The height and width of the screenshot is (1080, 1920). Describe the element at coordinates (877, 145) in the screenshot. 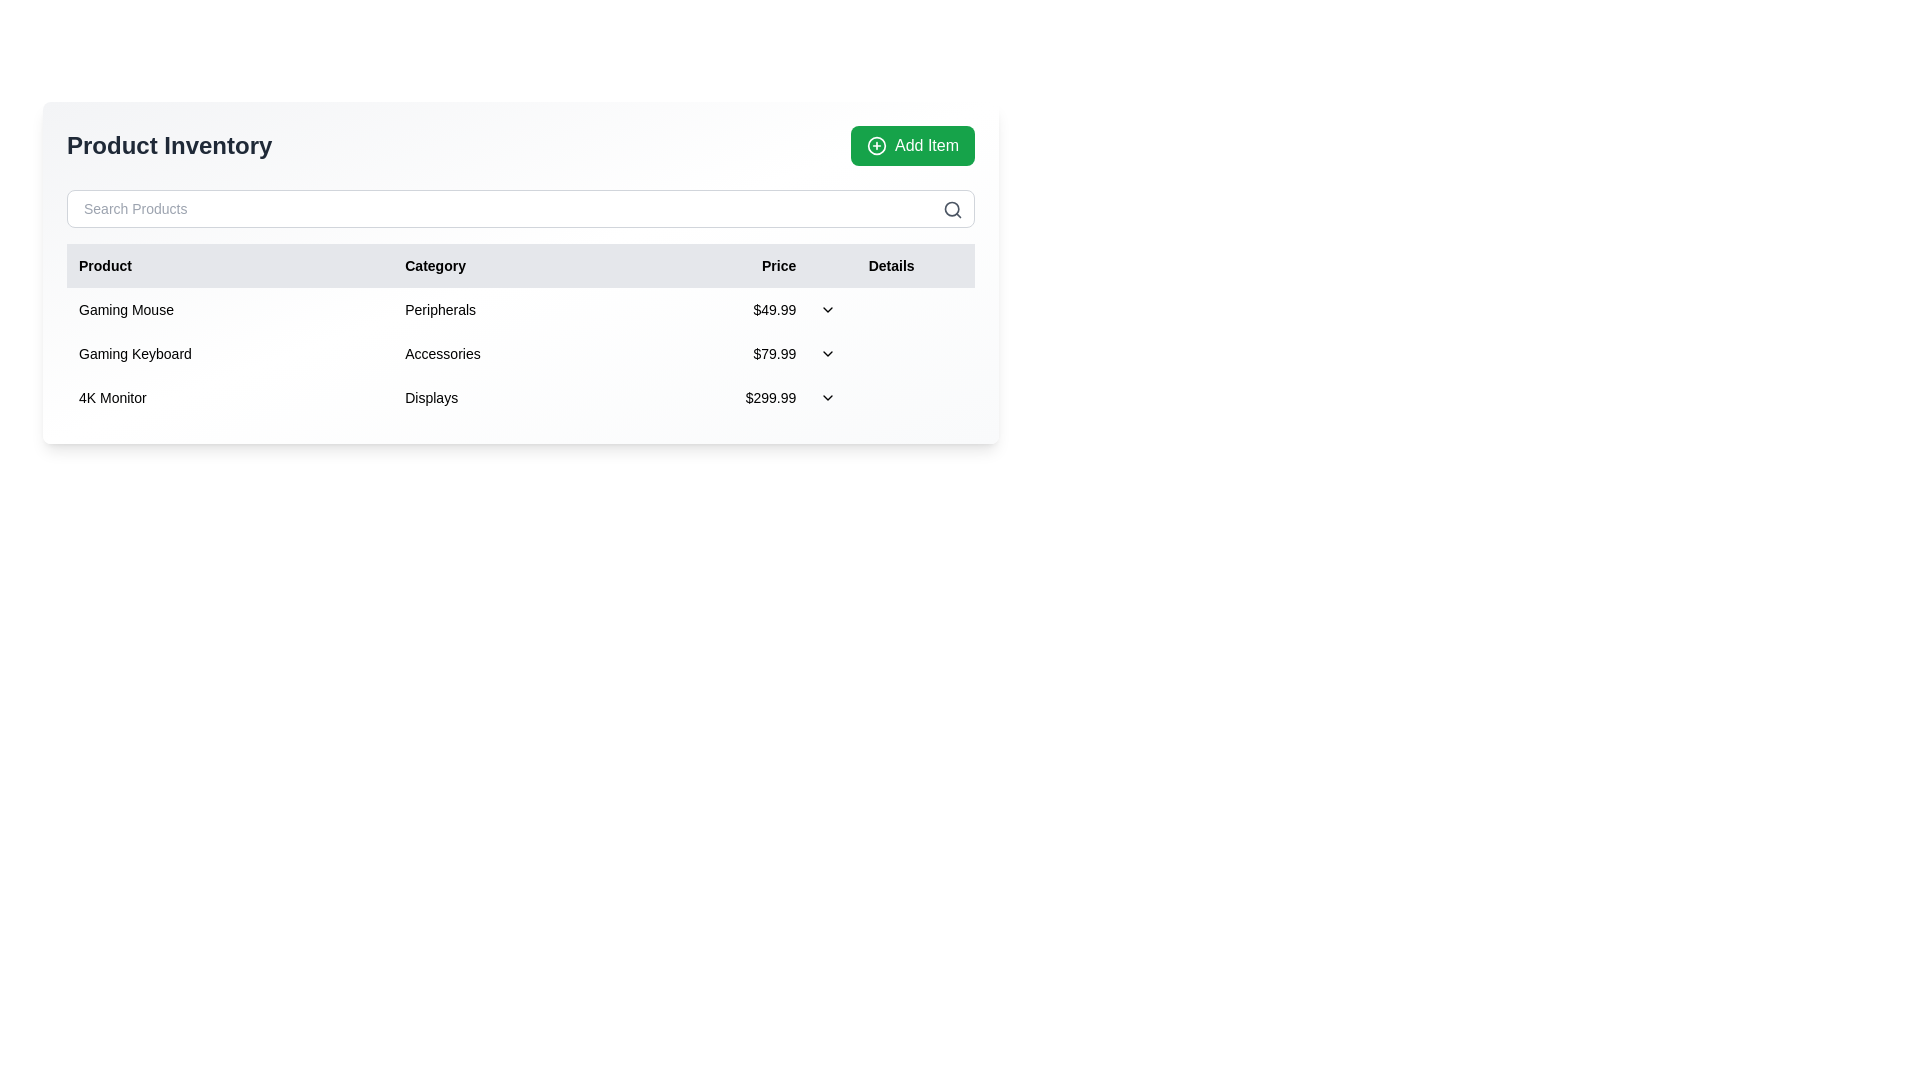

I see `the decorative circular shape located within the green 'Add Item' button in the top-right corner of the application interface` at that location.